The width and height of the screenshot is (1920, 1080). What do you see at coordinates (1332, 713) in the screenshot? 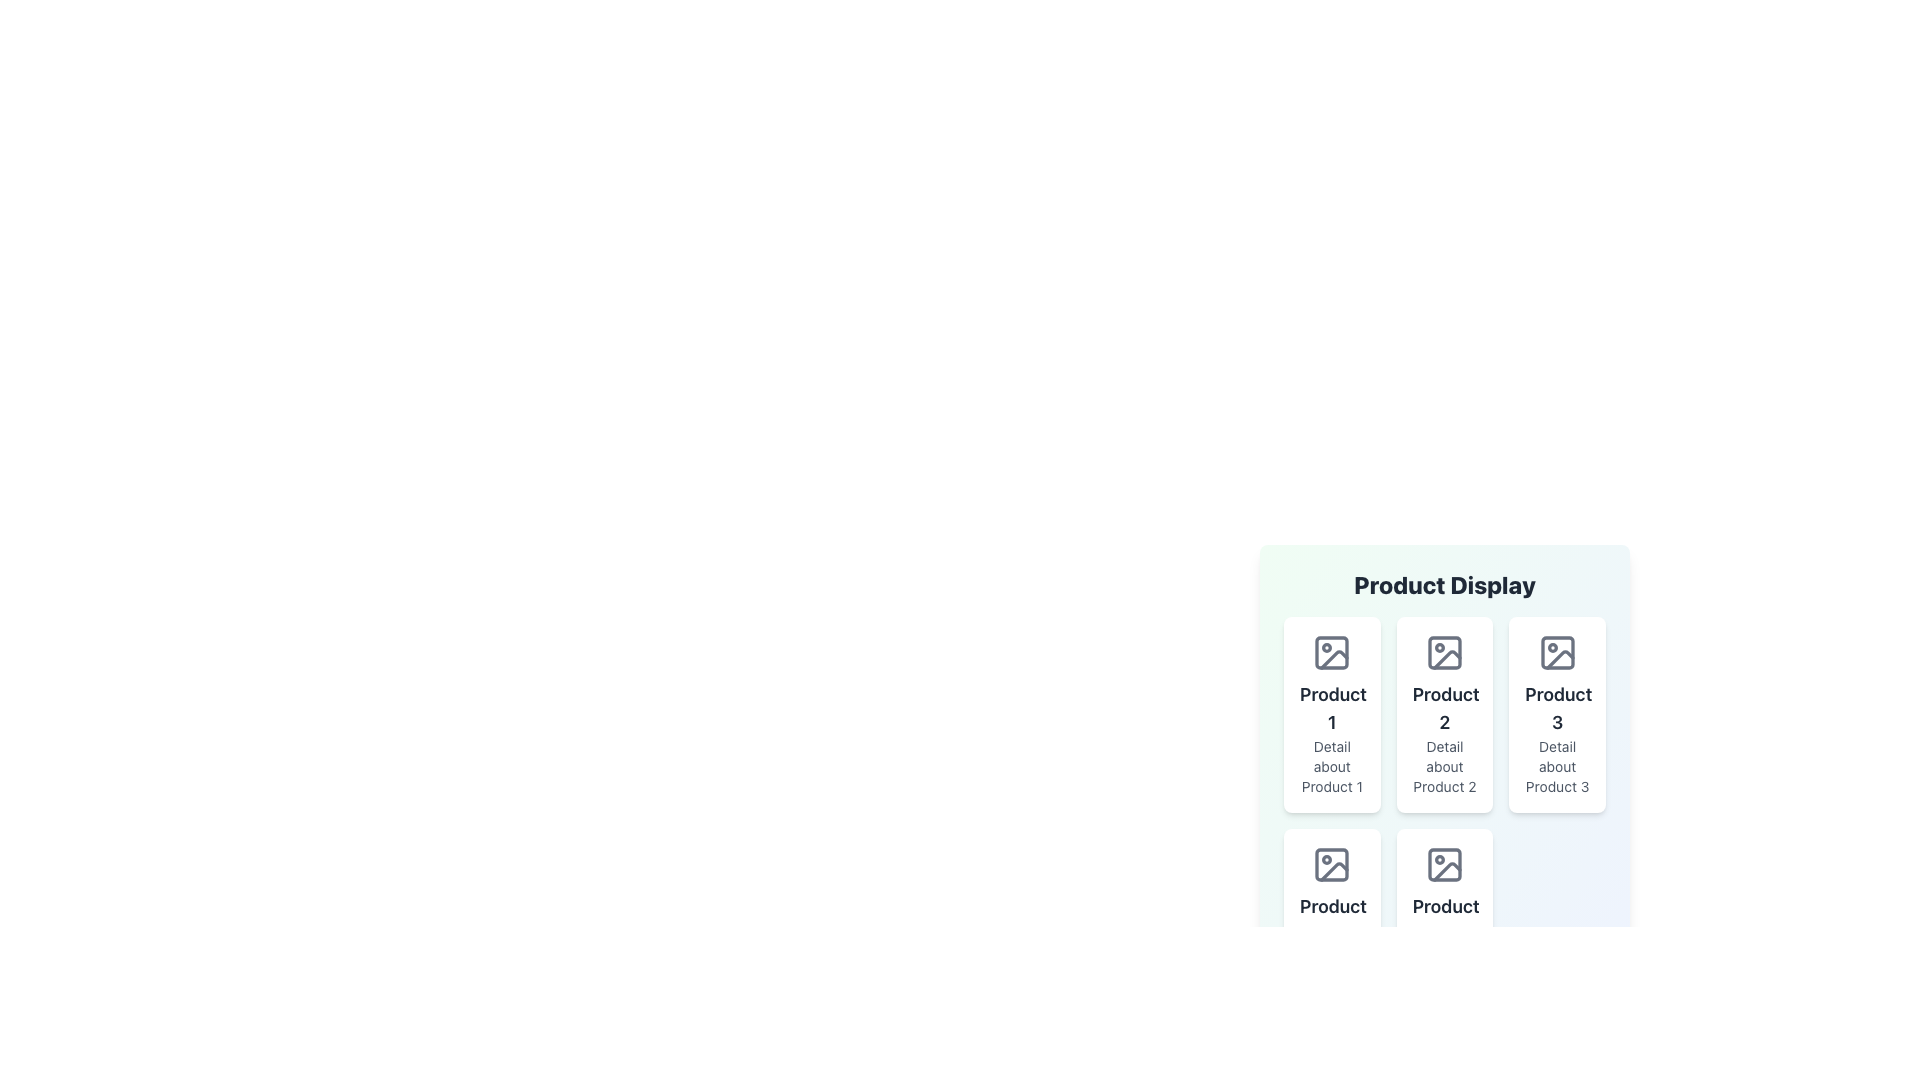
I see `the first product card in the grid layout, which is located at the top-left corner and precedes 'Product 2' and 'Product 3'` at bounding box center [1332, 713].